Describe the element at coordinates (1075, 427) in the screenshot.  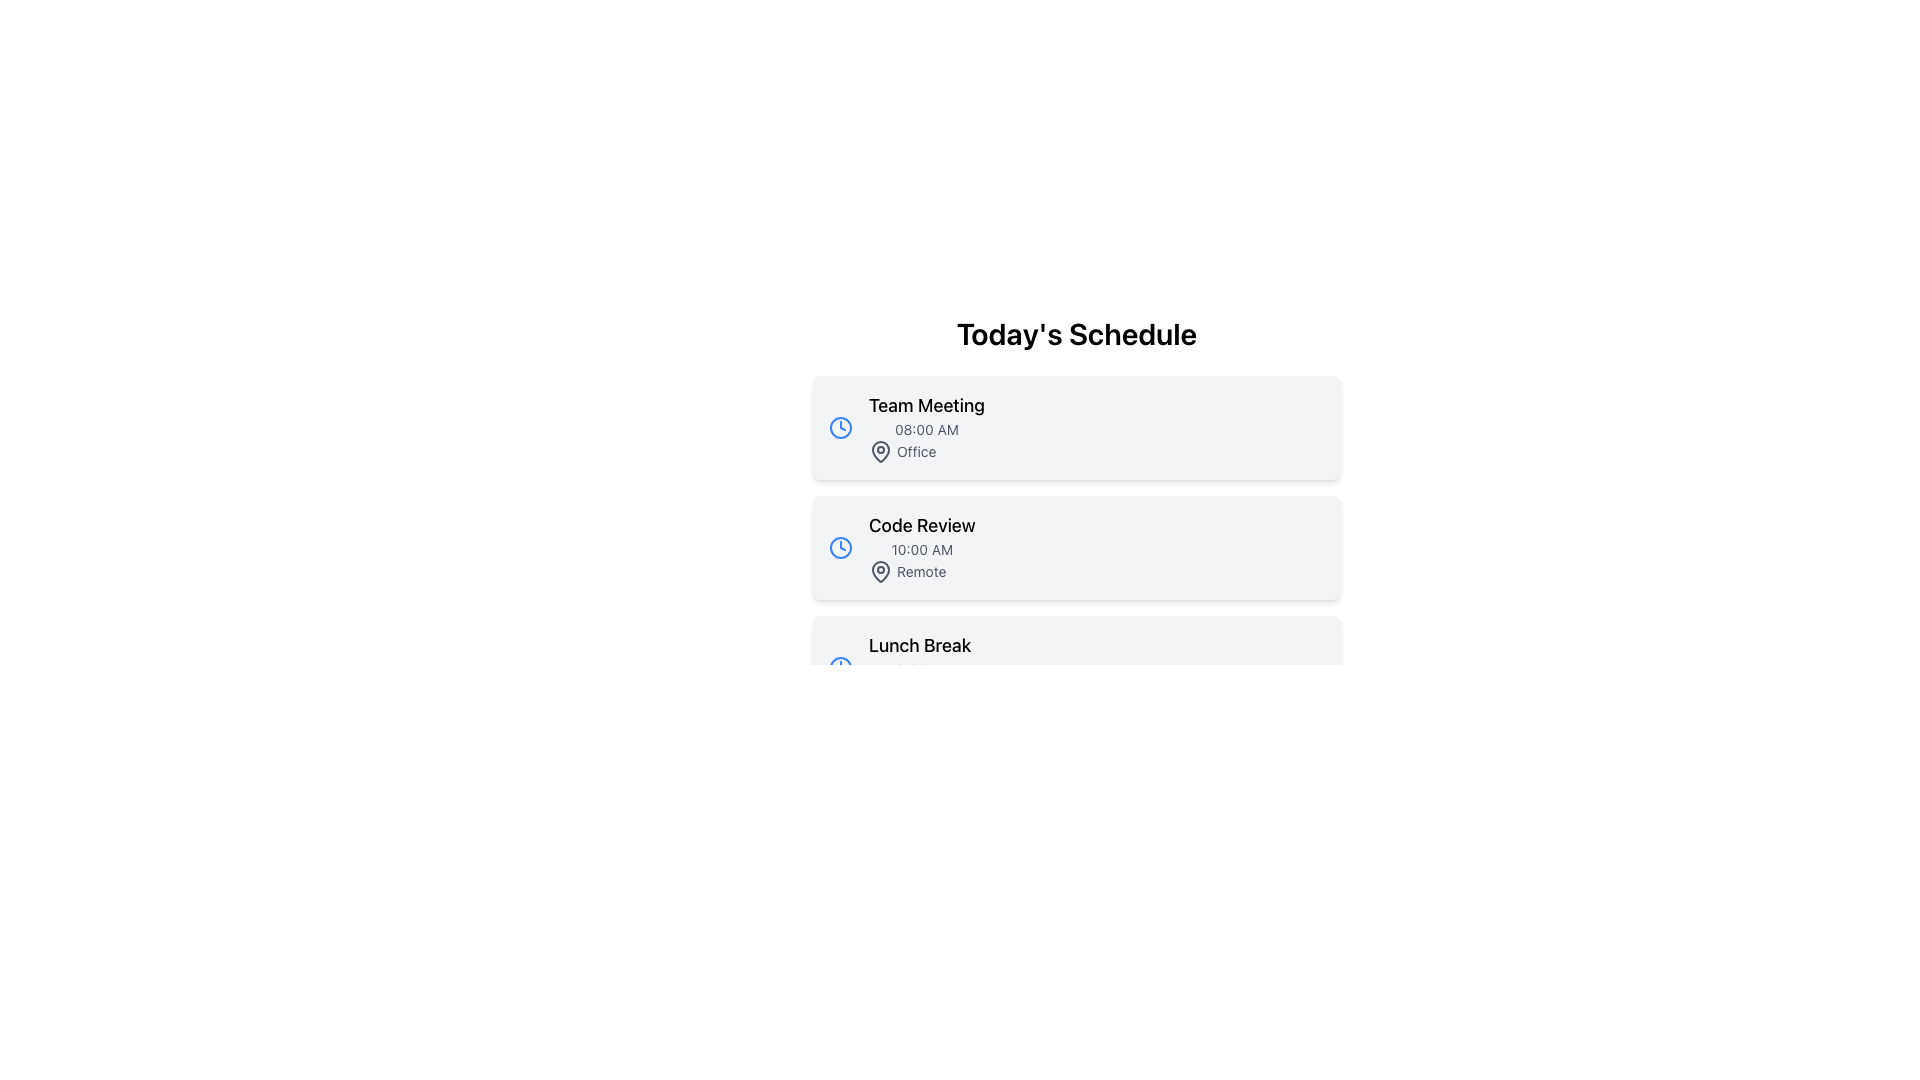
I see `the first schedule event item under 'Today's Schedule' that displays meeting details` at that location.